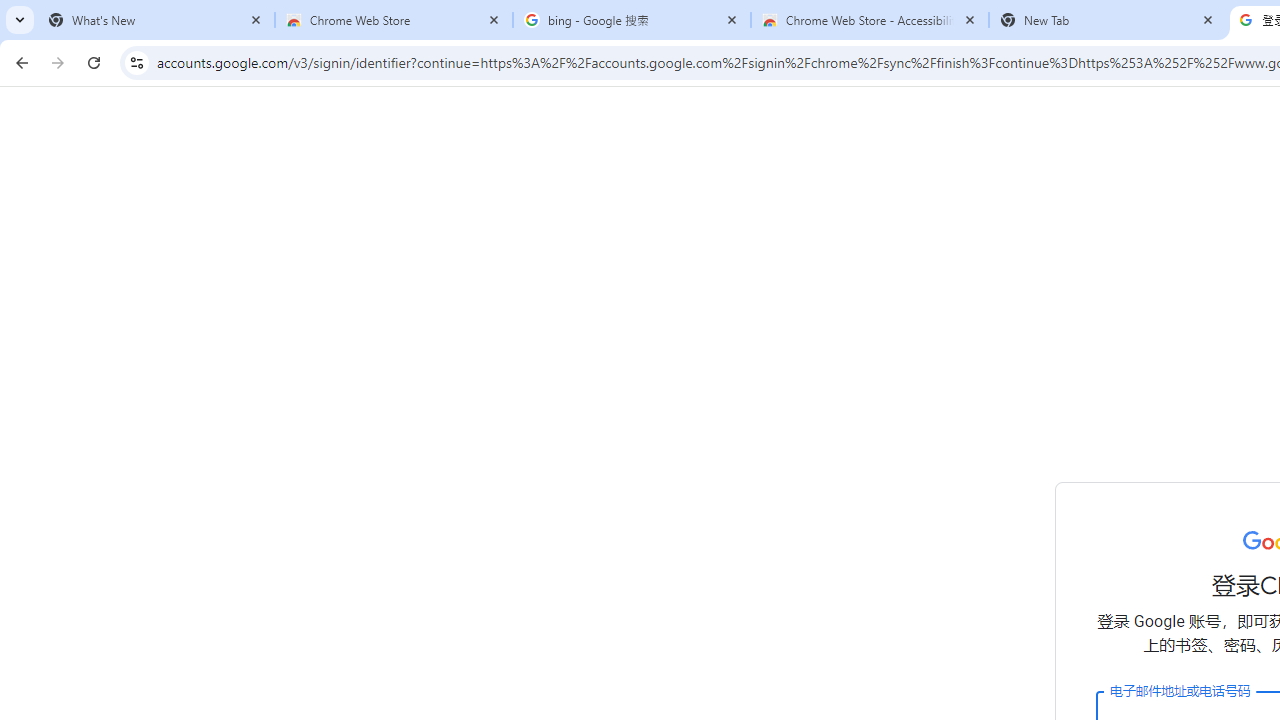 The image size is (1280, 720). Describe the element at coordinates (394, 20) in the screenshot. I see `'Chrome Web Store'` at that location.